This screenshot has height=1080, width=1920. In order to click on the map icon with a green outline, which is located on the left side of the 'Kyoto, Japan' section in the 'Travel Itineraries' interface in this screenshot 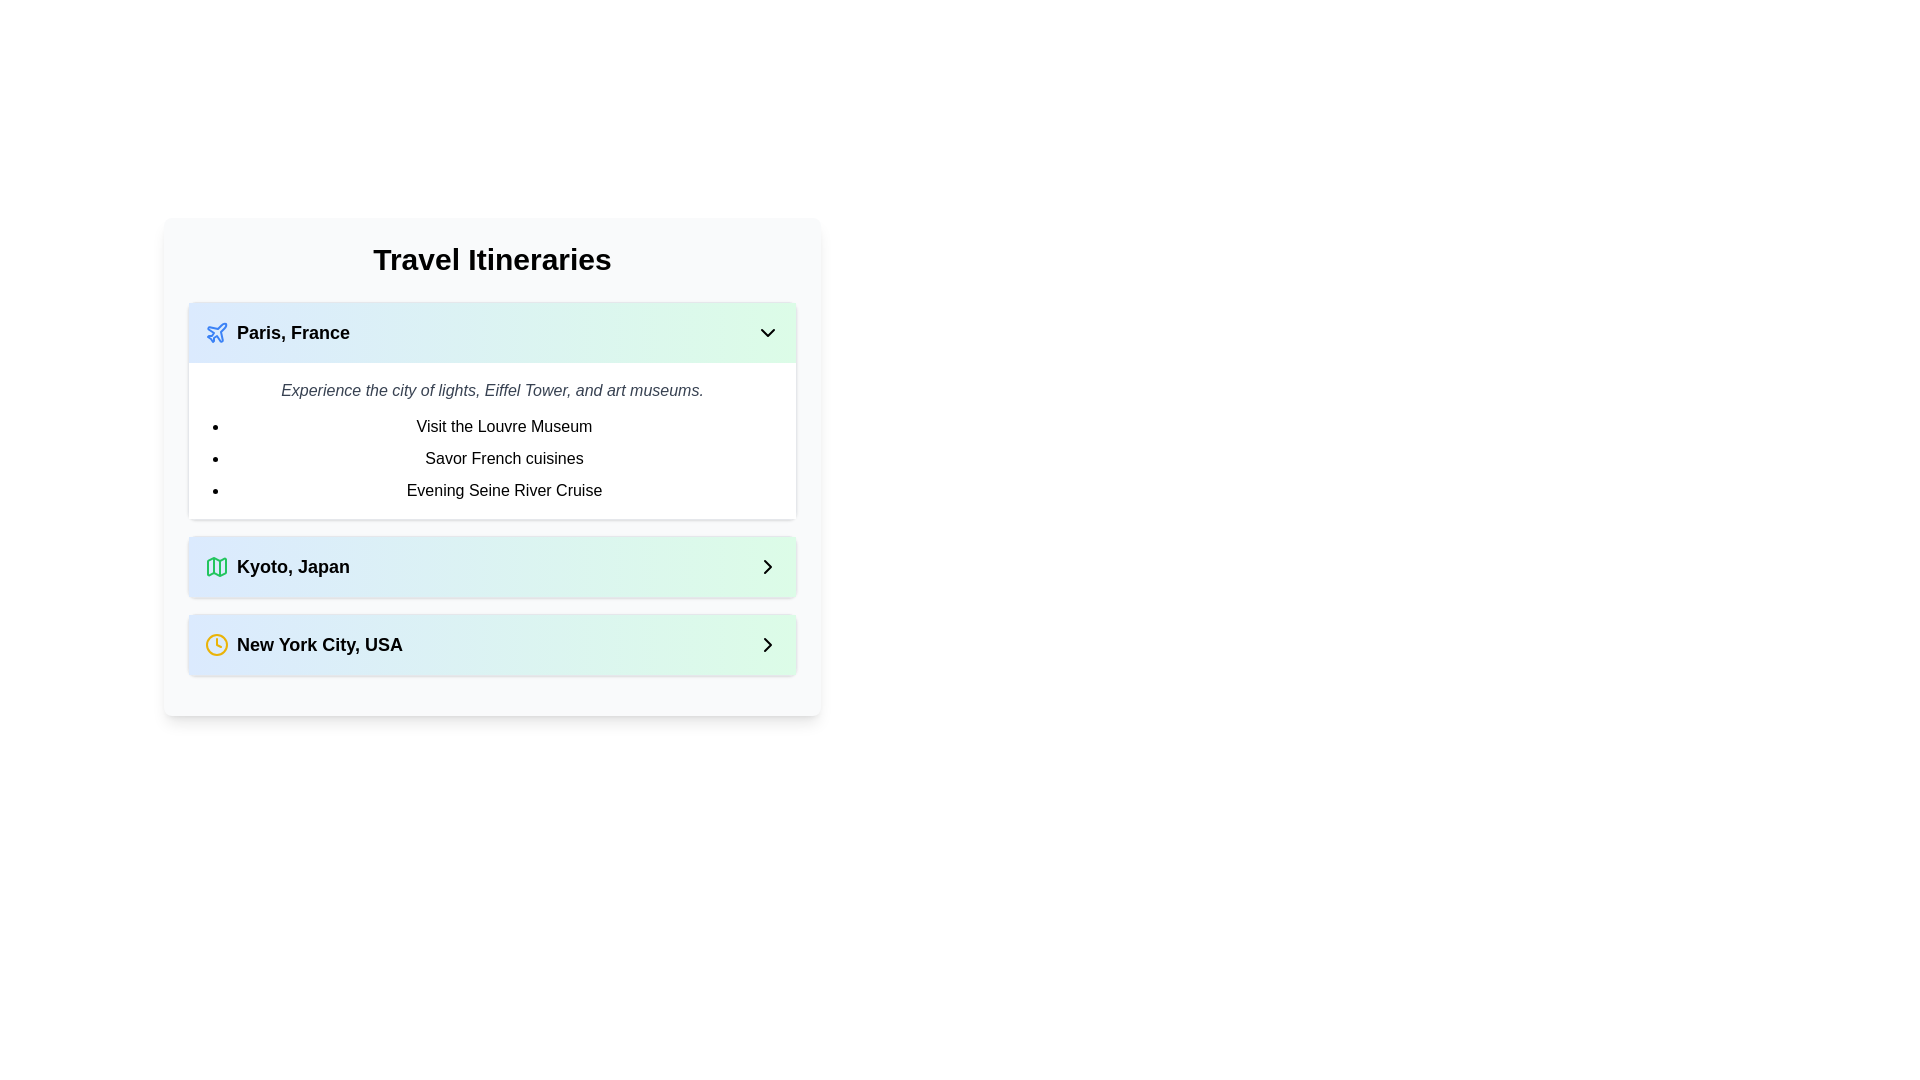, I will do `click(216, 567)`.